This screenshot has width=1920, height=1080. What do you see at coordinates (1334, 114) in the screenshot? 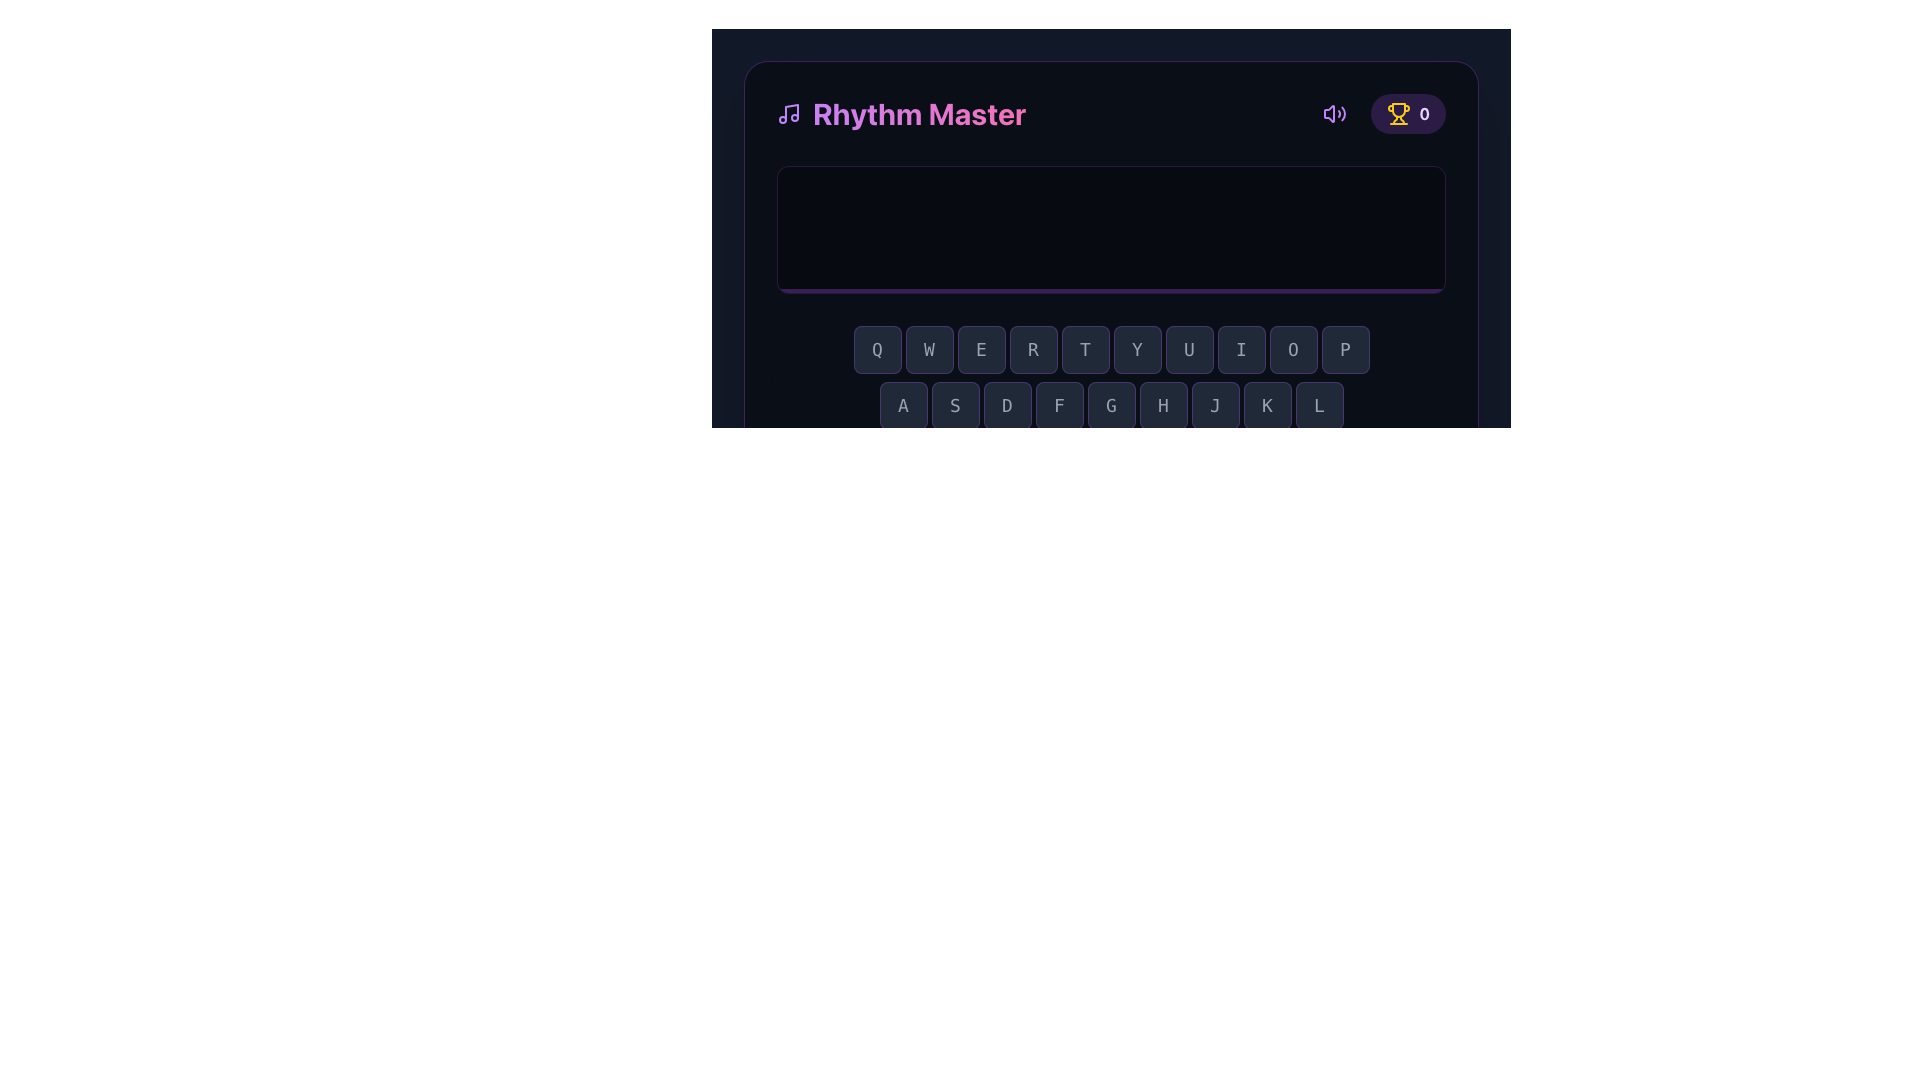
I see `the sound control icon located in the top-right corner of the interface, to the left of the golden trophy icon with a '0' label` at bounding box center [1334, 114].